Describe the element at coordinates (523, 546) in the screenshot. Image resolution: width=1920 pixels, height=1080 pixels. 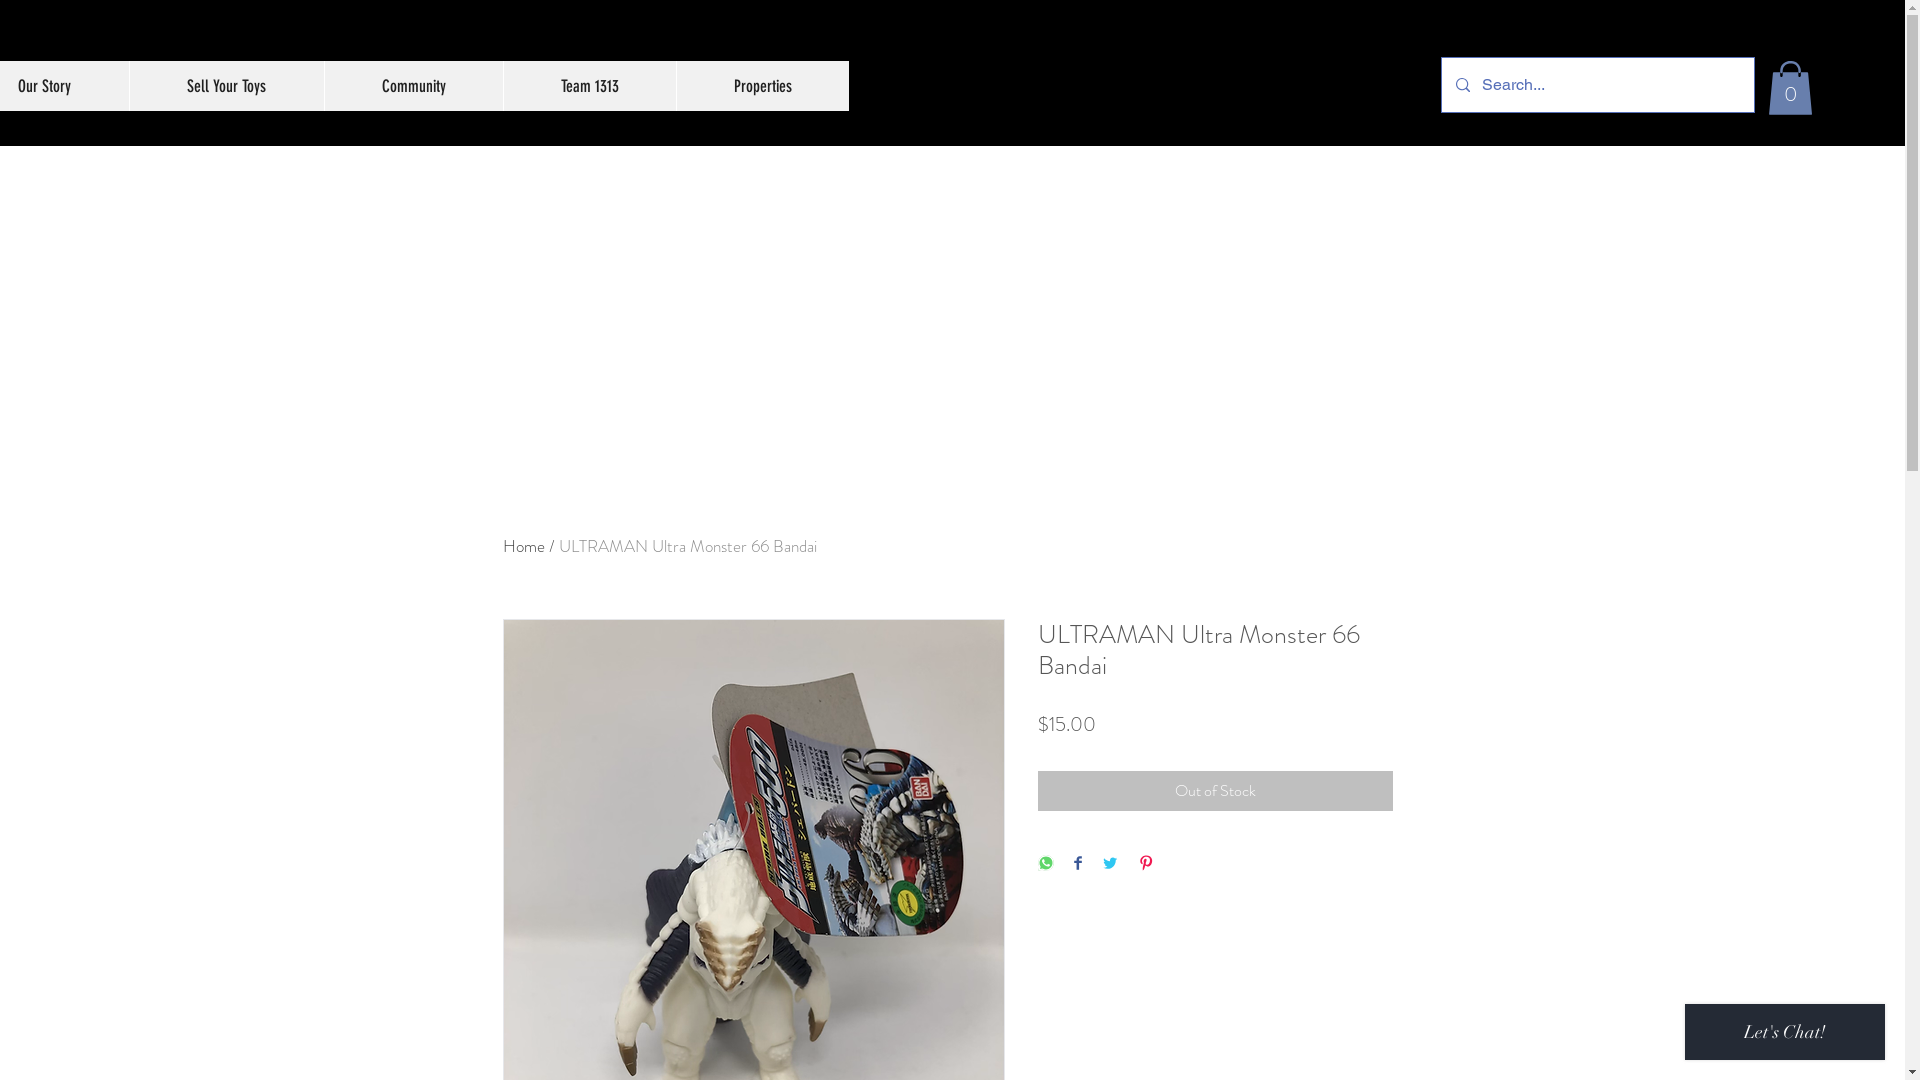
I see `'Home'` at that location.